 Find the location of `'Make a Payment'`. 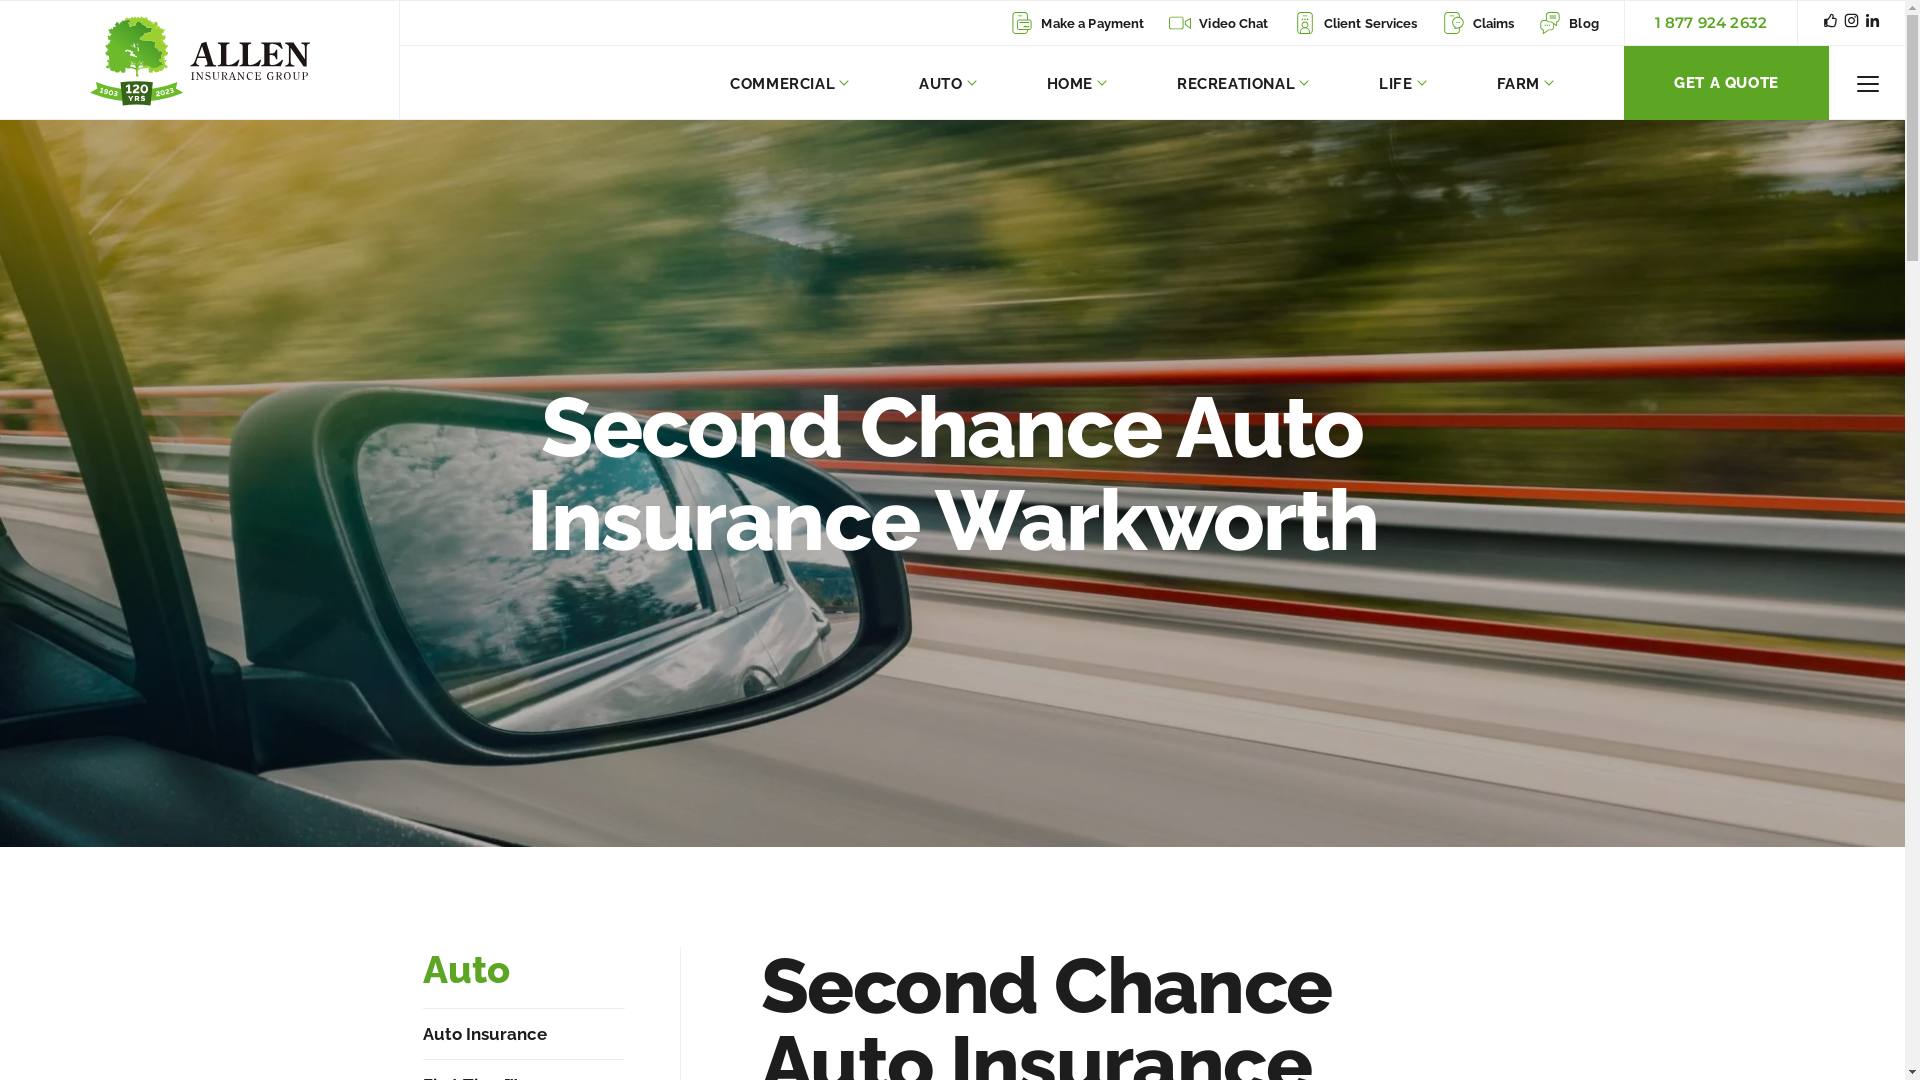

'Make a Payment' is located at coordinates (1076, 23).